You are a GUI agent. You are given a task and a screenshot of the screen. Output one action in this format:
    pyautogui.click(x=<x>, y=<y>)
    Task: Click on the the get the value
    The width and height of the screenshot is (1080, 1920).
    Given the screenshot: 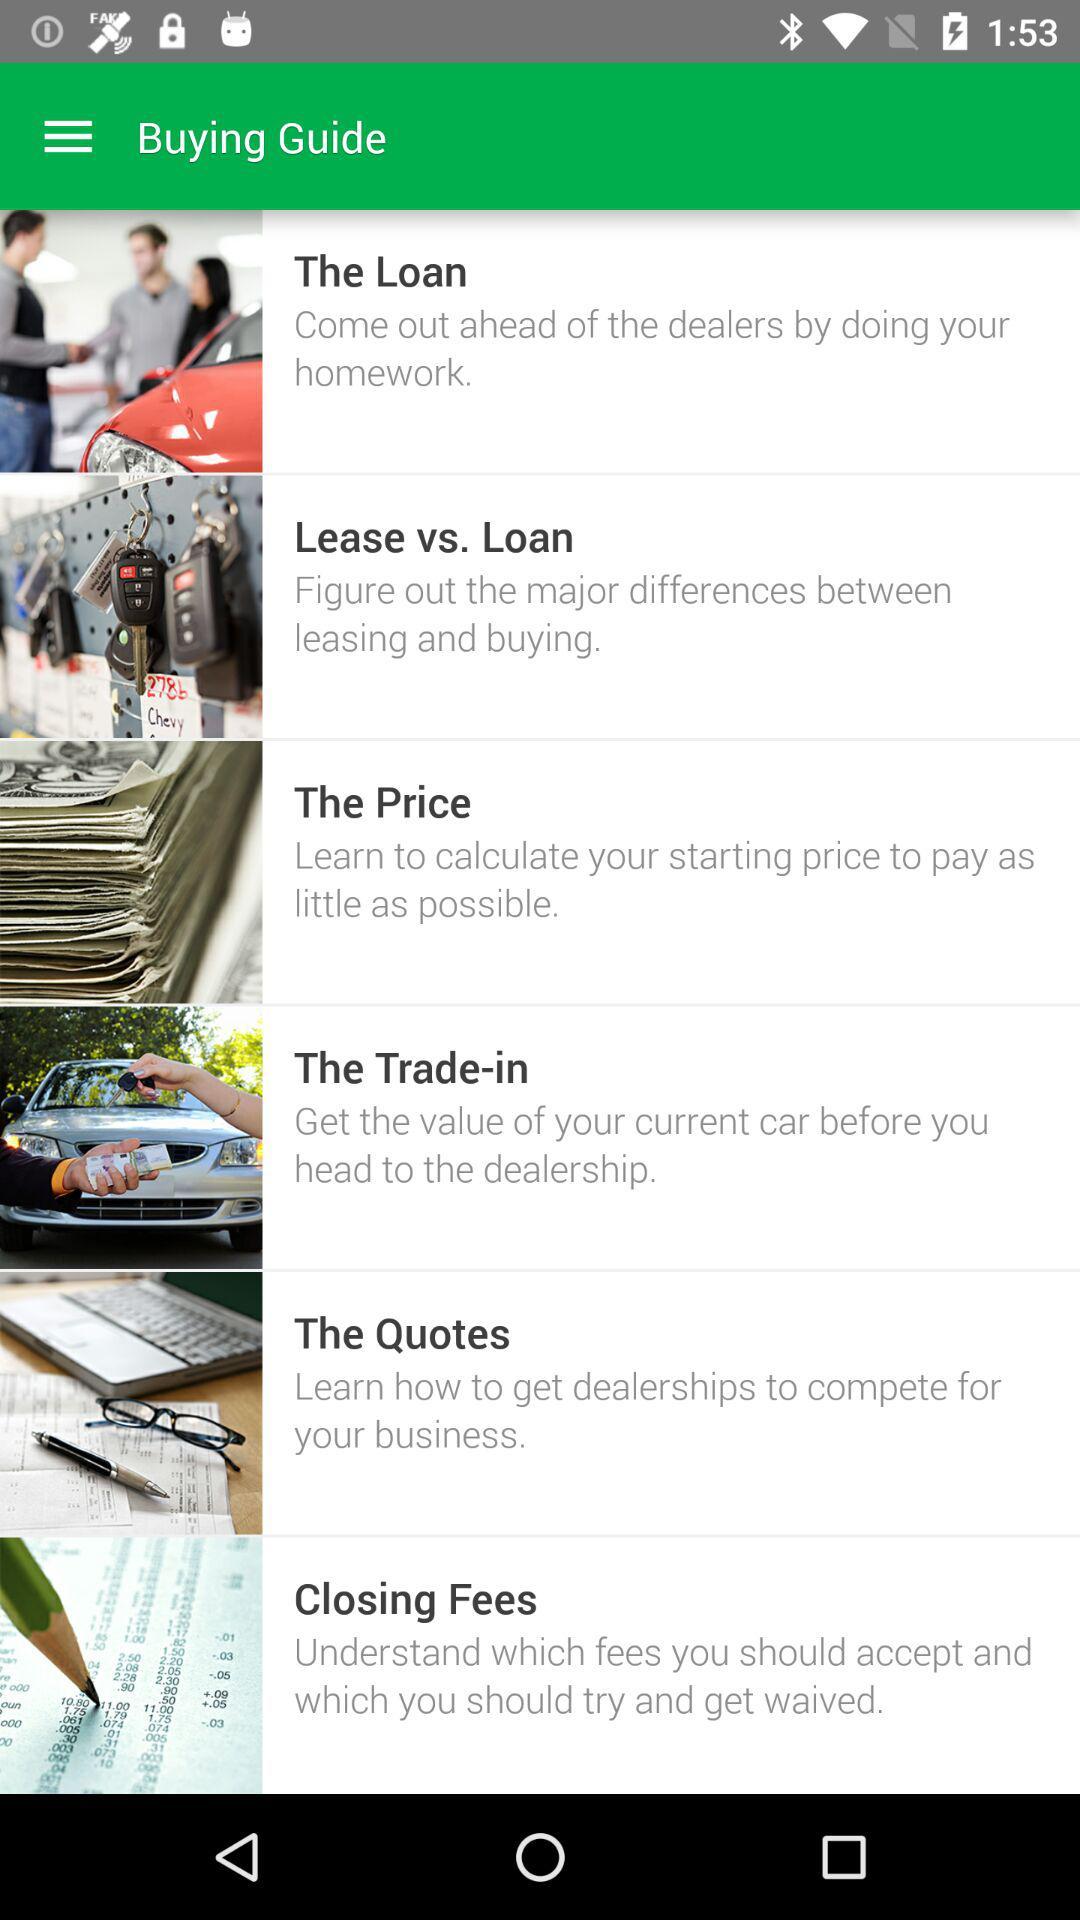 What is the action you would take?
    pyautogui.click(x=671, y=1143)
    